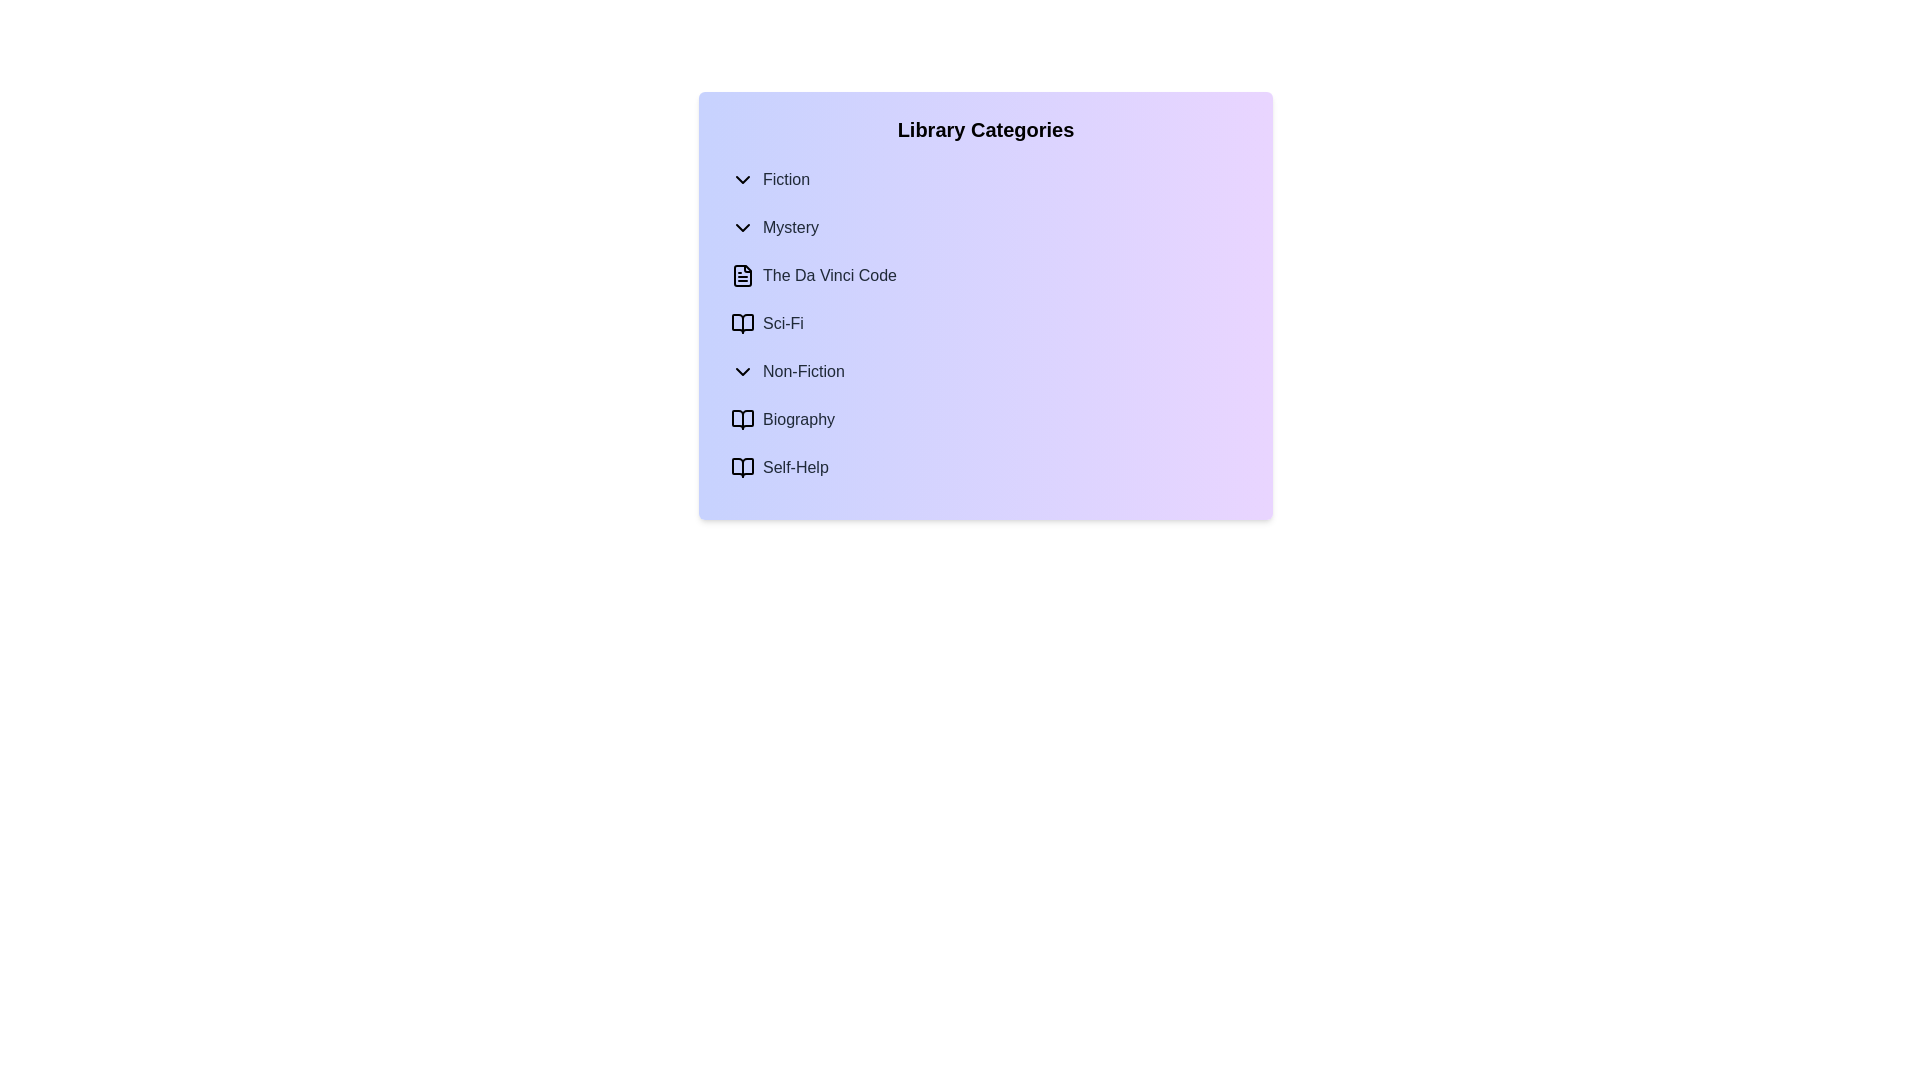 The width and height of the screenshot is (1920, 1080). Describe the element at coordinates (782, 323) in the screenshot. I see `the 'Sci-Fi' text label, which is displayed in a medium-weight gray font and is located to the right of the 'book' icon in the 'Library Categories' under 'Mystery'` at that location.